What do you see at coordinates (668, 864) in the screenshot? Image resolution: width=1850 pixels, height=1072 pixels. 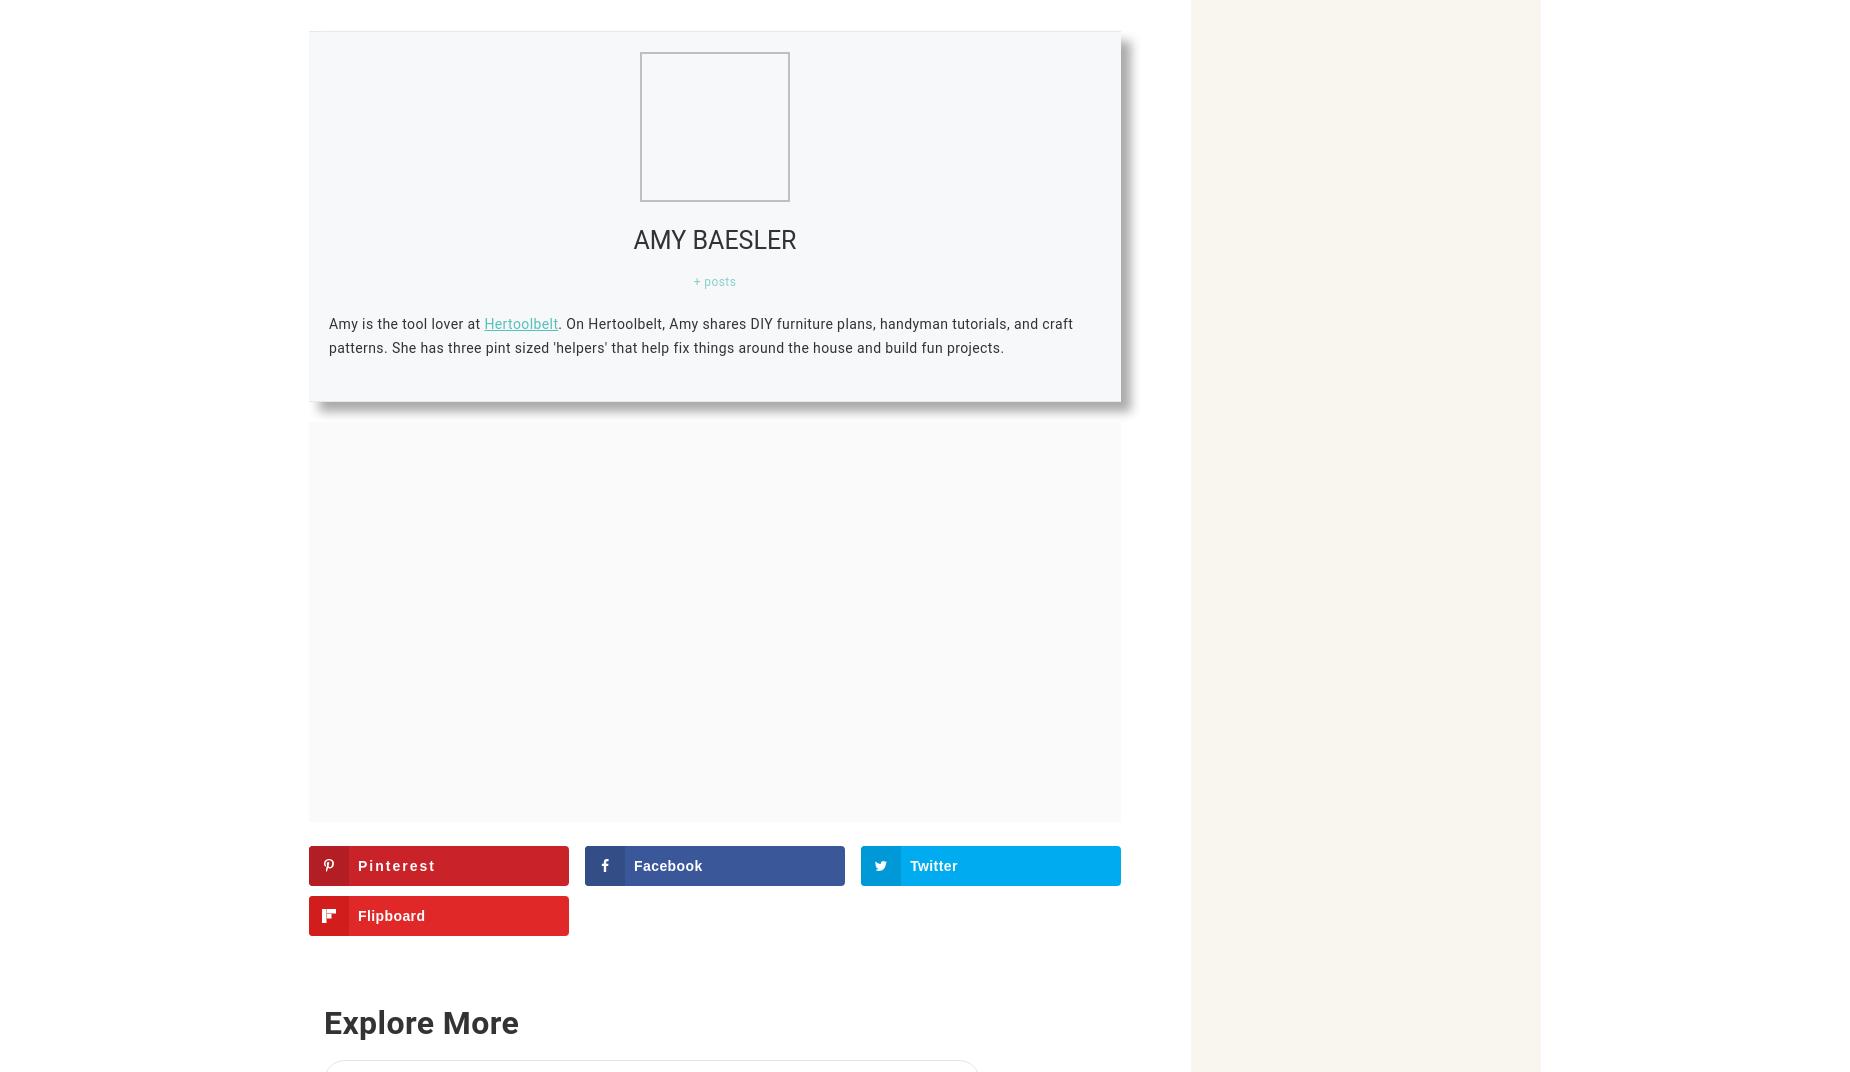 I see `'Facebook'` at bounding box center [668, 864].